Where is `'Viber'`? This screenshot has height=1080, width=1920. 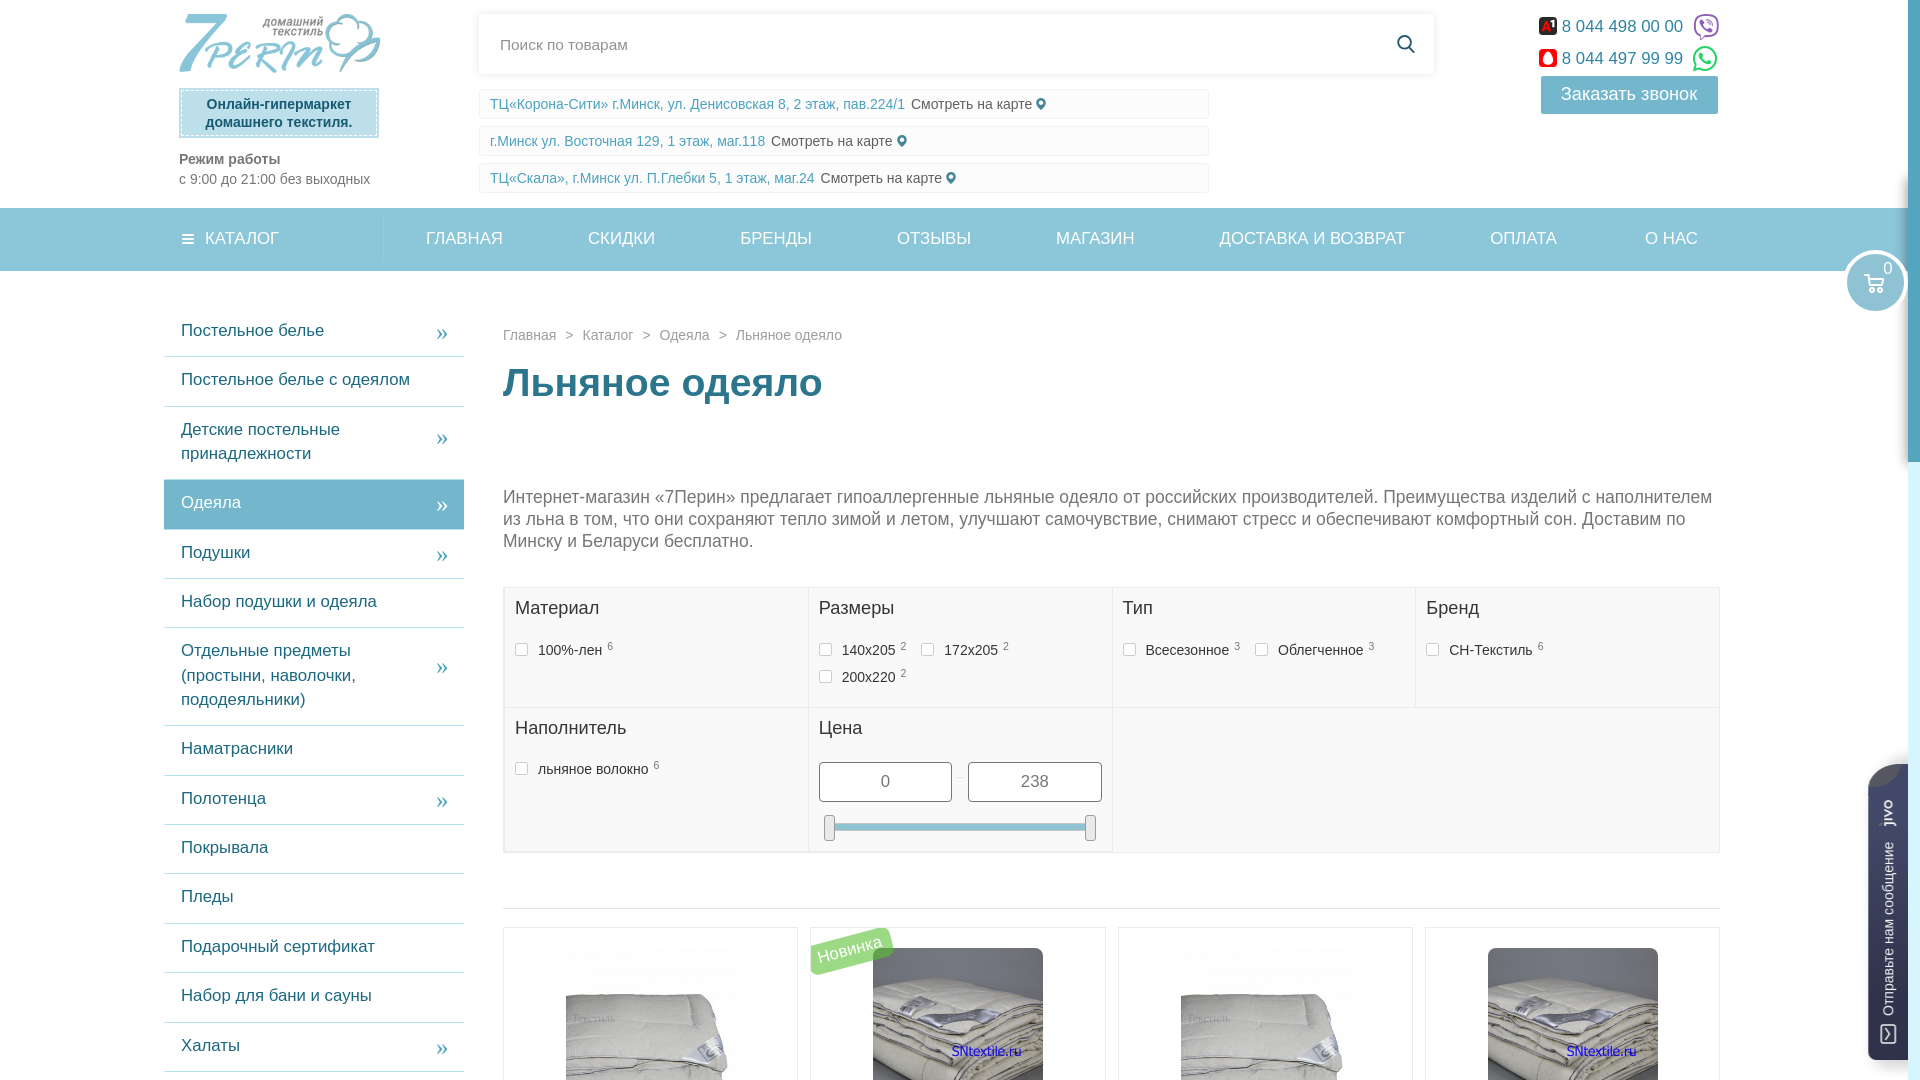 'Viber' is located at coordinates (1692, 27).